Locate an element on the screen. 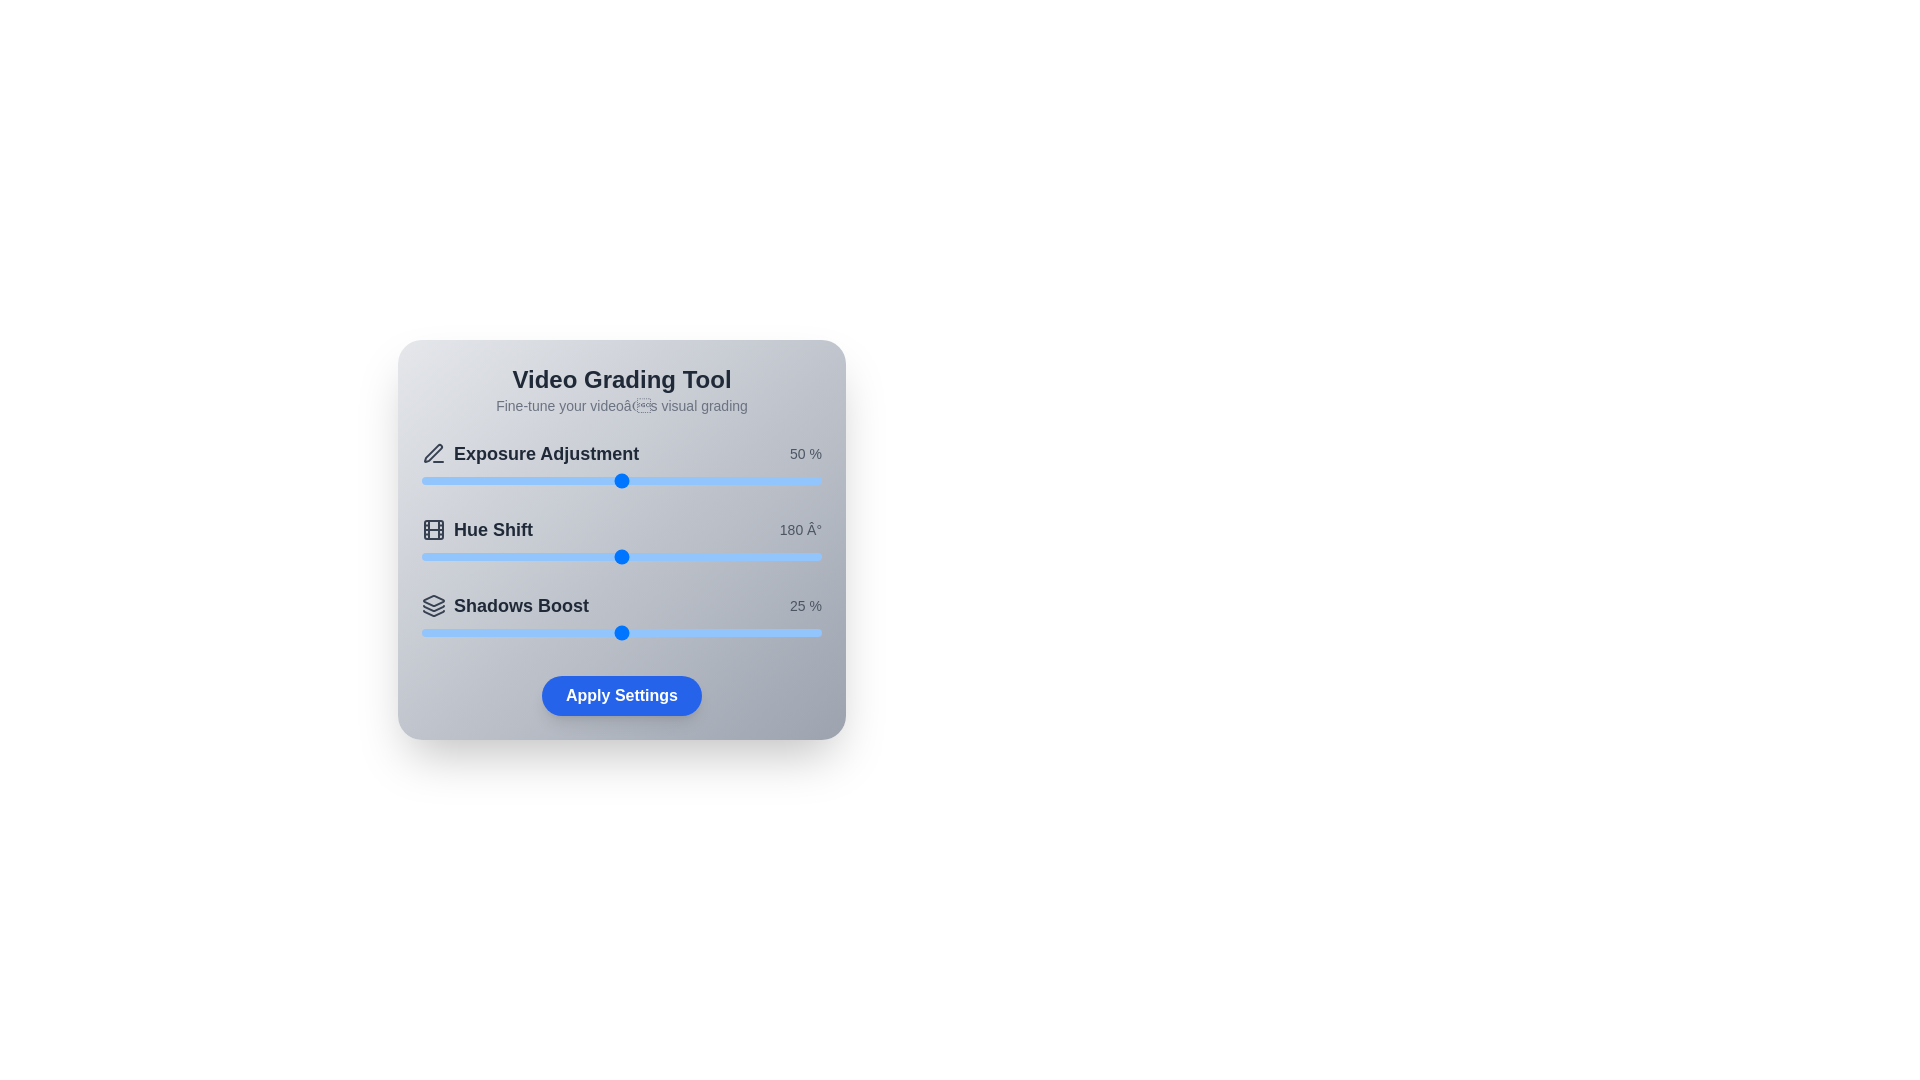 The height and width of the screenshot is (1080, 1920). the exposure adjustment is located at coordinates (613, 481).